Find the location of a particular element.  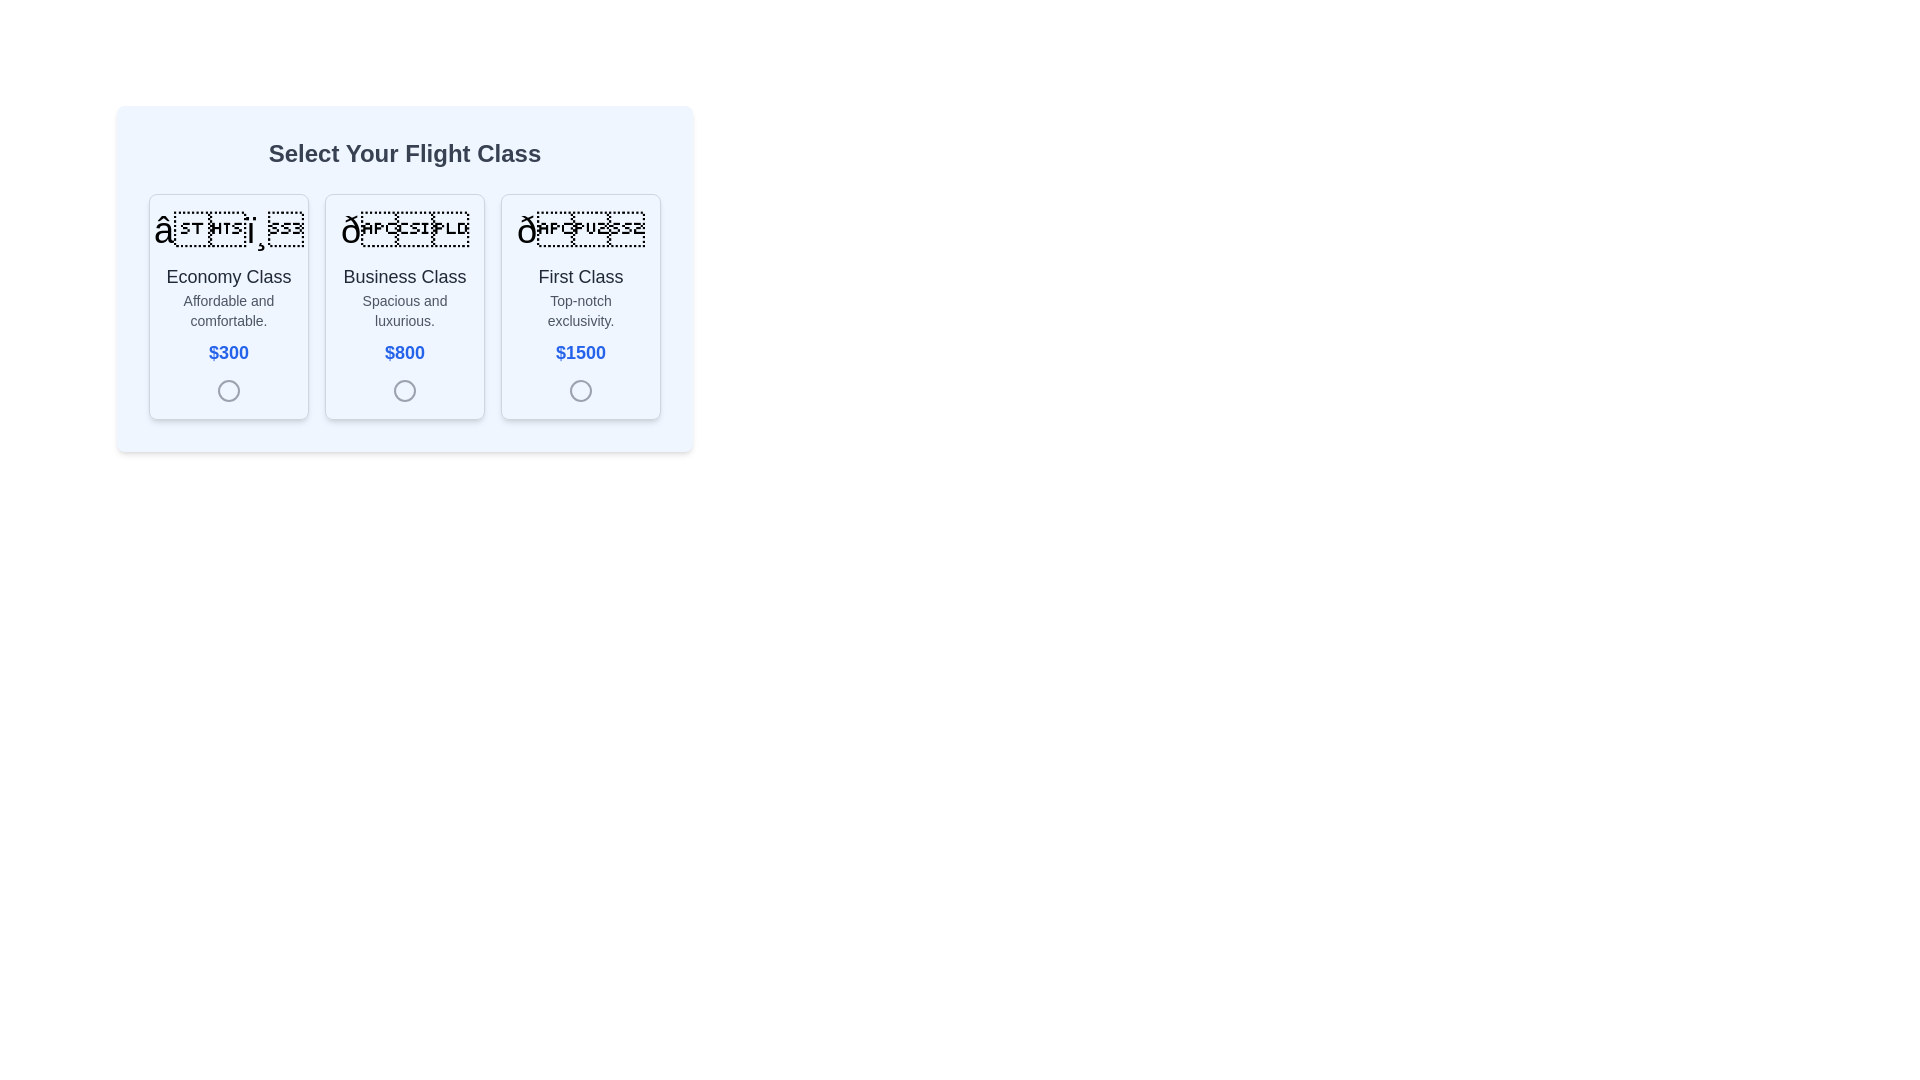

the static text label indicating the cost of the service or item related to the 'Economy Class' option, located at the bottom section of the card, between the description and the radio button is located at coordinates (229, 352).